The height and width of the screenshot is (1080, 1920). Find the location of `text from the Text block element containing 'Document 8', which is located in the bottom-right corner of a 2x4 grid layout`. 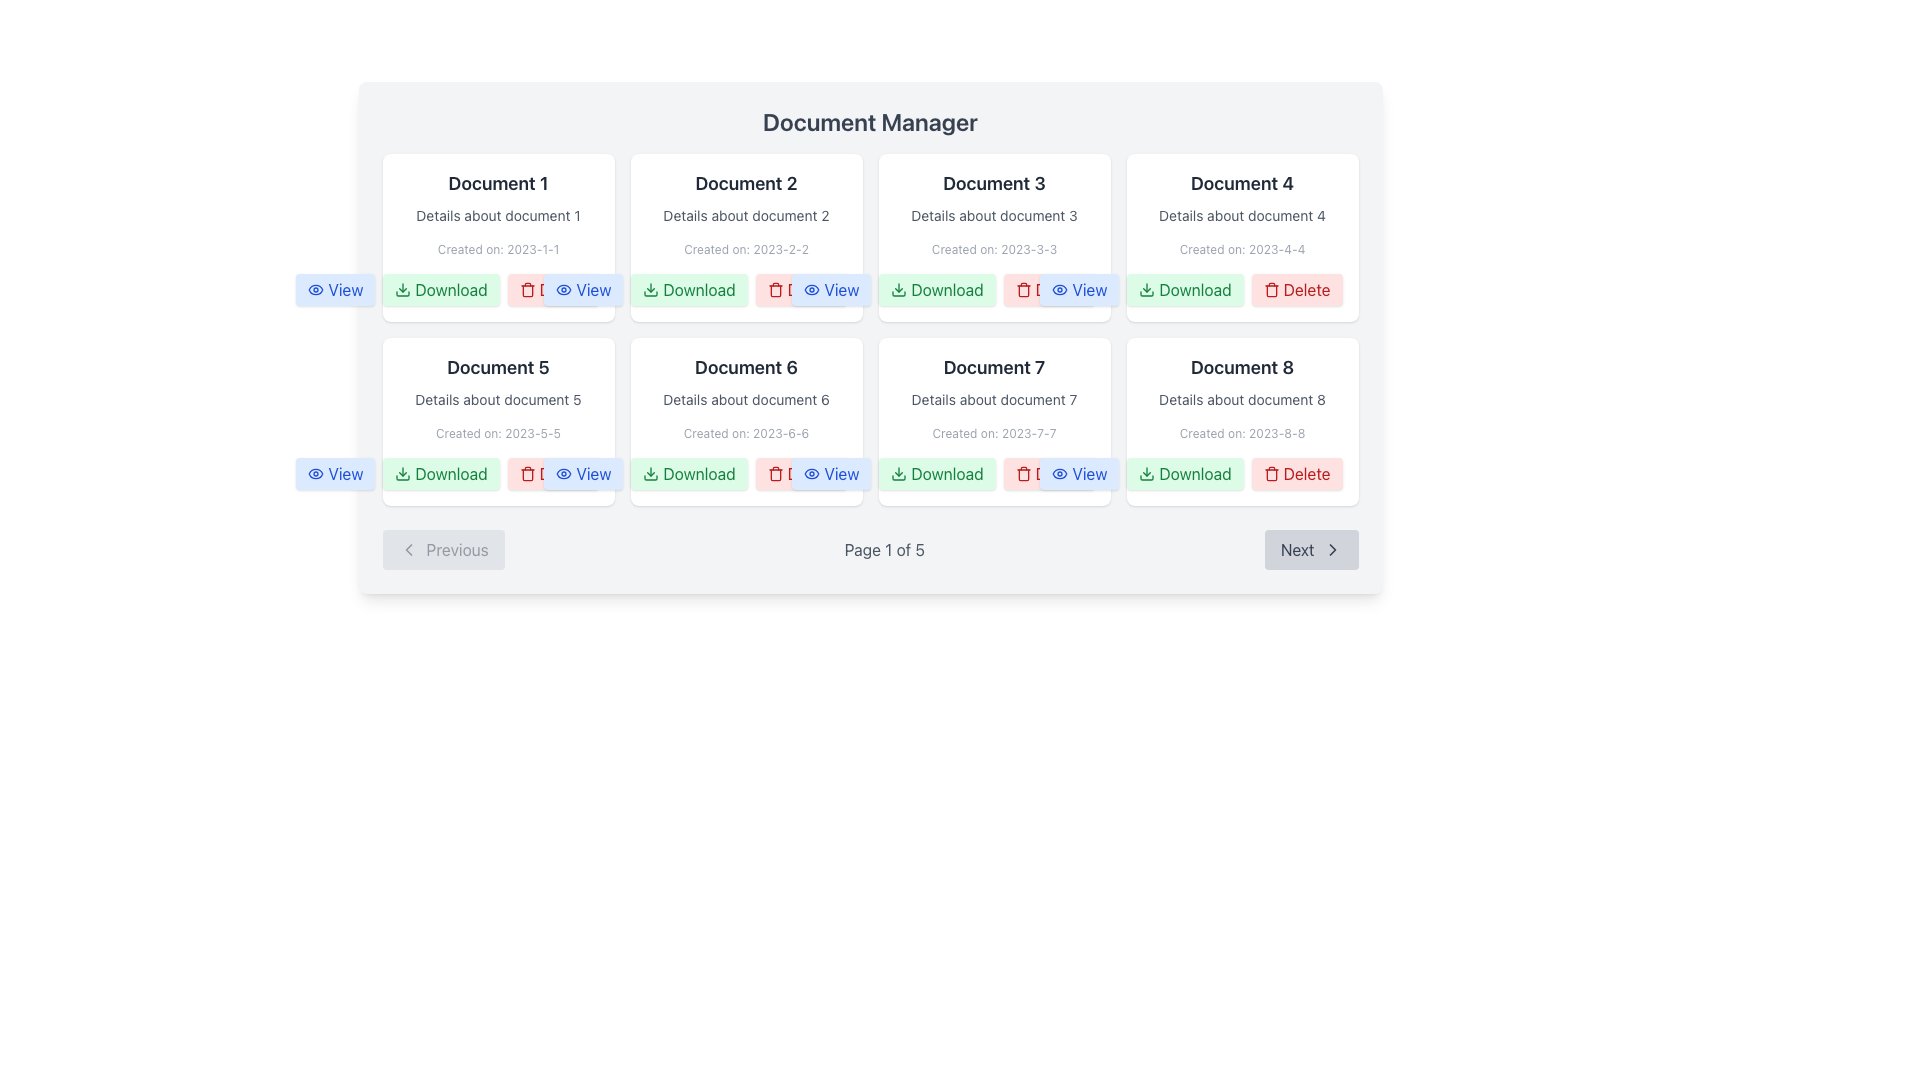

text from the Text block element containing 'Document 8', which is located in the bottom-right corner of a 2x4 grid layout is located at coordinates (1241, 397).